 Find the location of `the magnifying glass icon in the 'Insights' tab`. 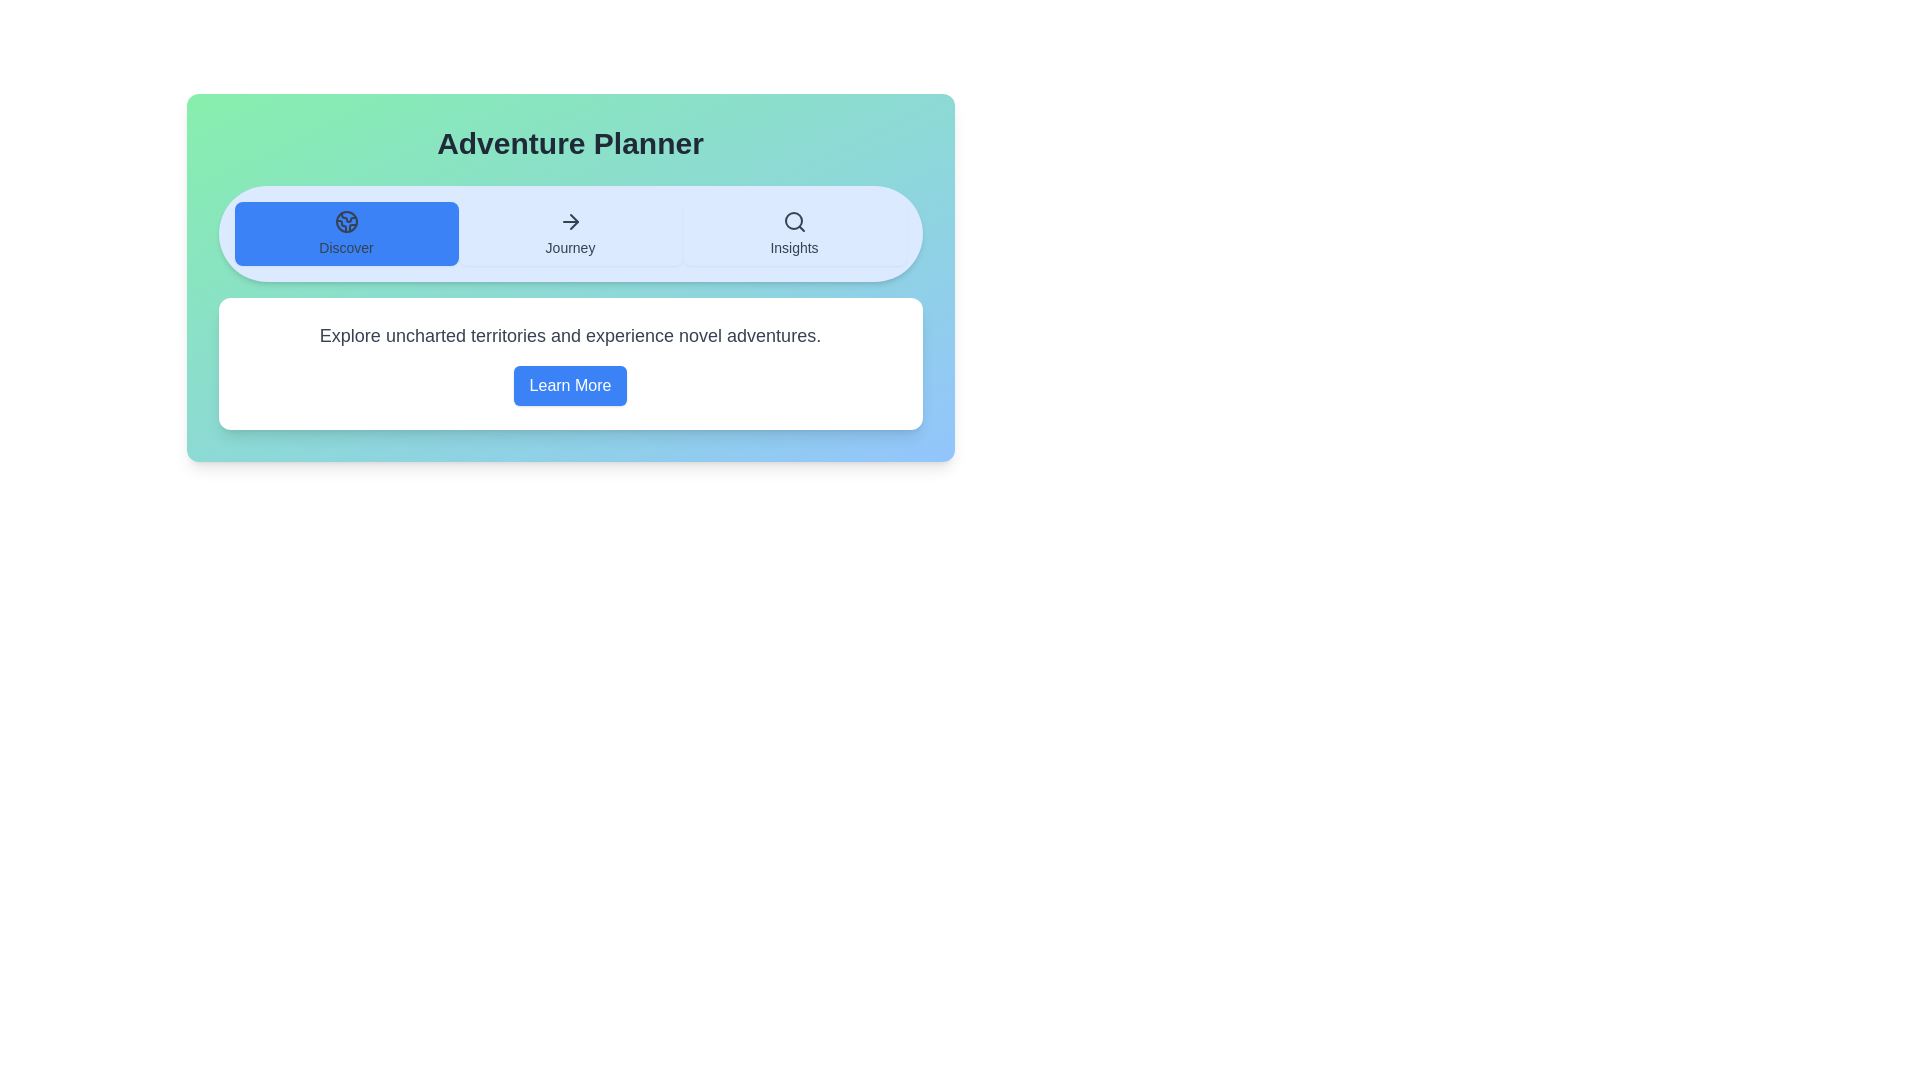

the magnifying glass icon in the 'Insights' tab is located at coordinates (793, 222).